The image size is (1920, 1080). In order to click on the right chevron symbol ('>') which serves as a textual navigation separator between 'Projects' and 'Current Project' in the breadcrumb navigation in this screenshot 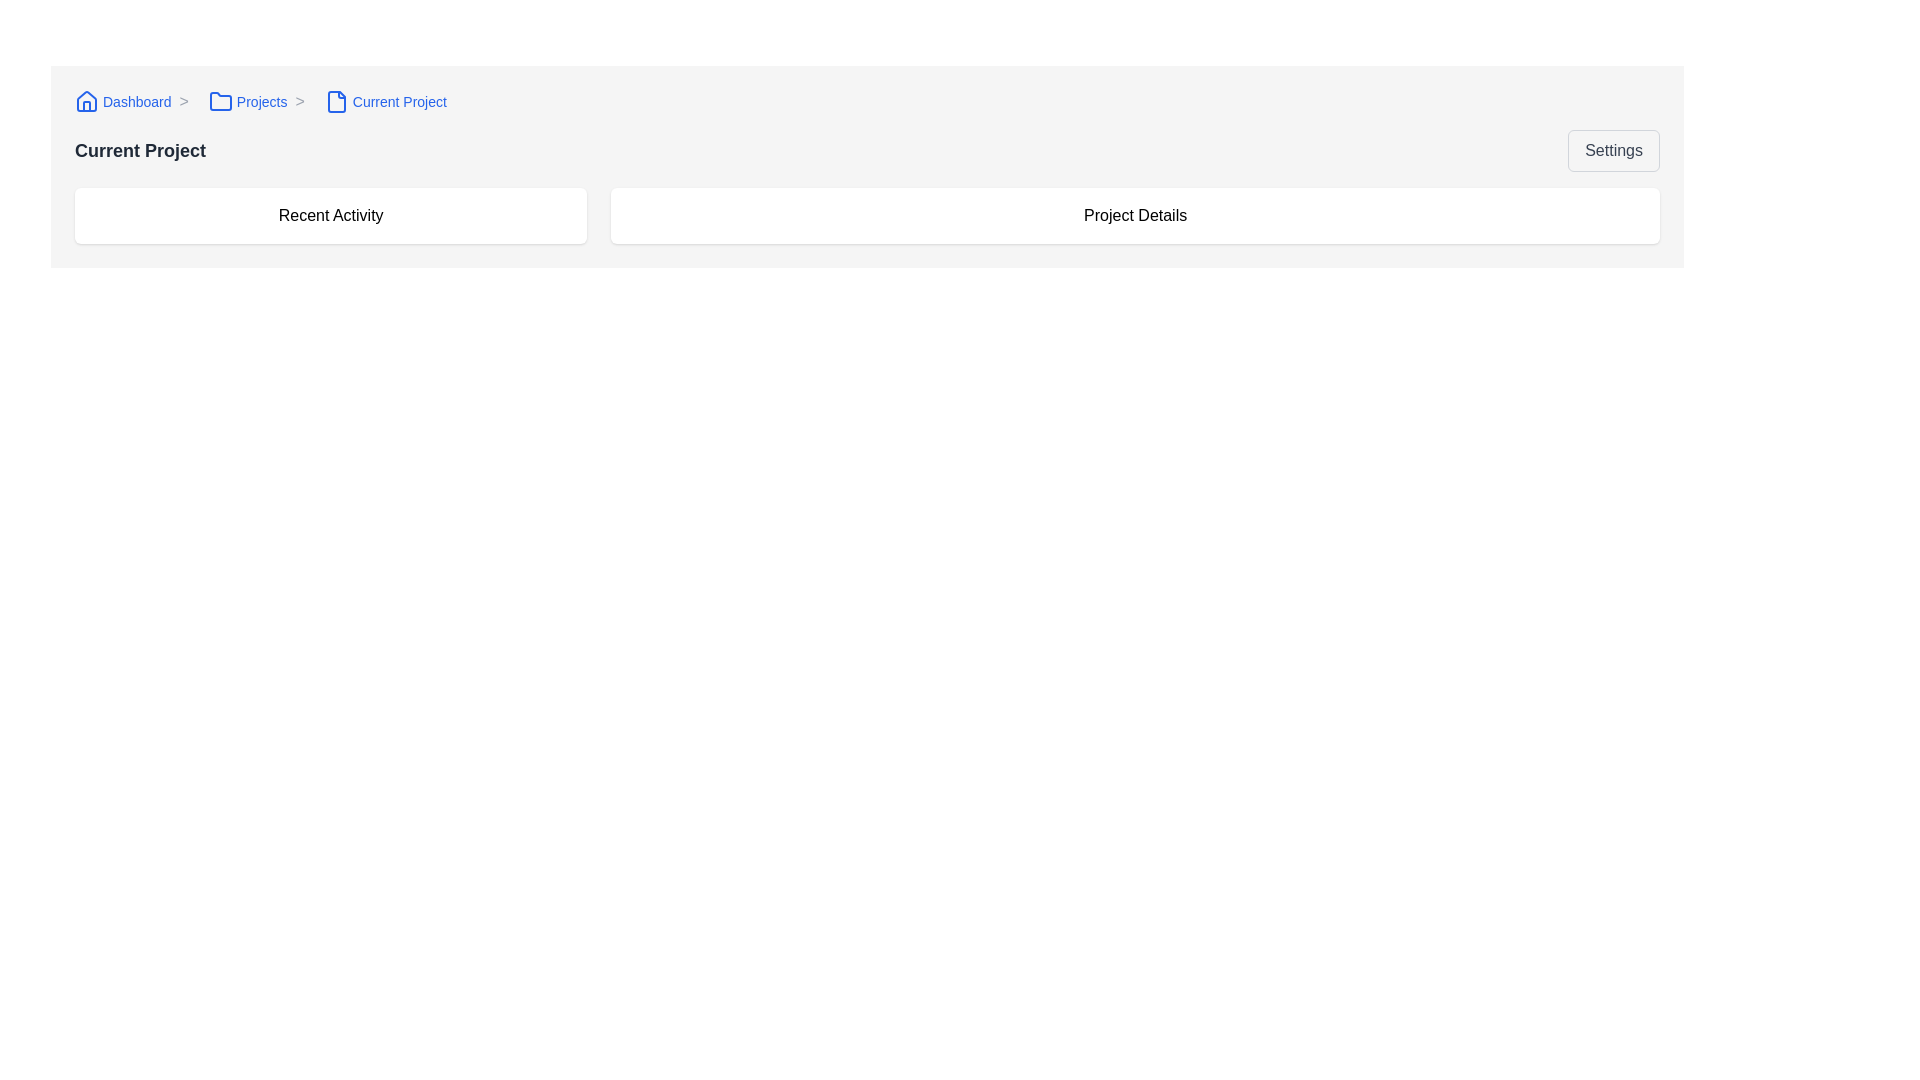, I will do `click(299, 101)`.